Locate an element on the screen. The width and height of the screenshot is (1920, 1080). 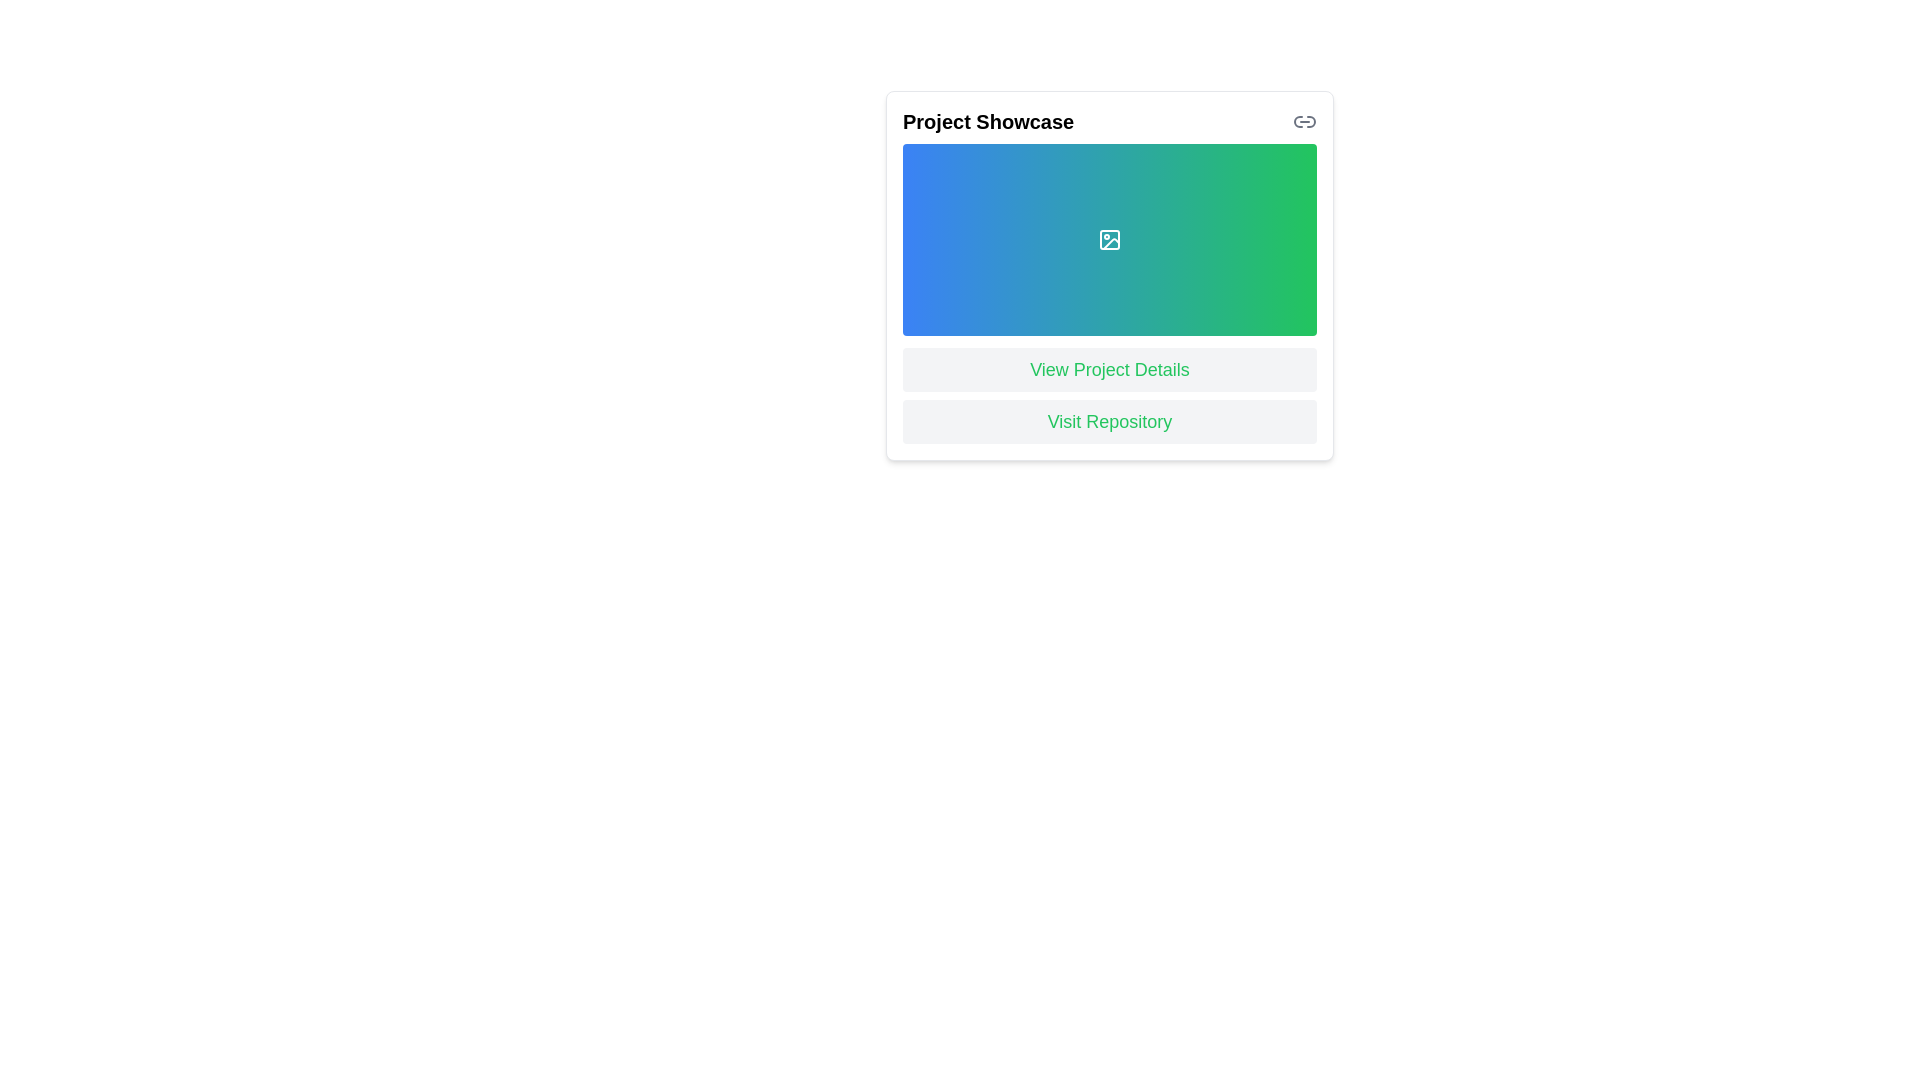
the image placeholder located centrally within the card structure, below the title 'Project Showcase' and above the buttons 'View Project Details' and 'Visit Repository' is located at coordinates (1108, 276).